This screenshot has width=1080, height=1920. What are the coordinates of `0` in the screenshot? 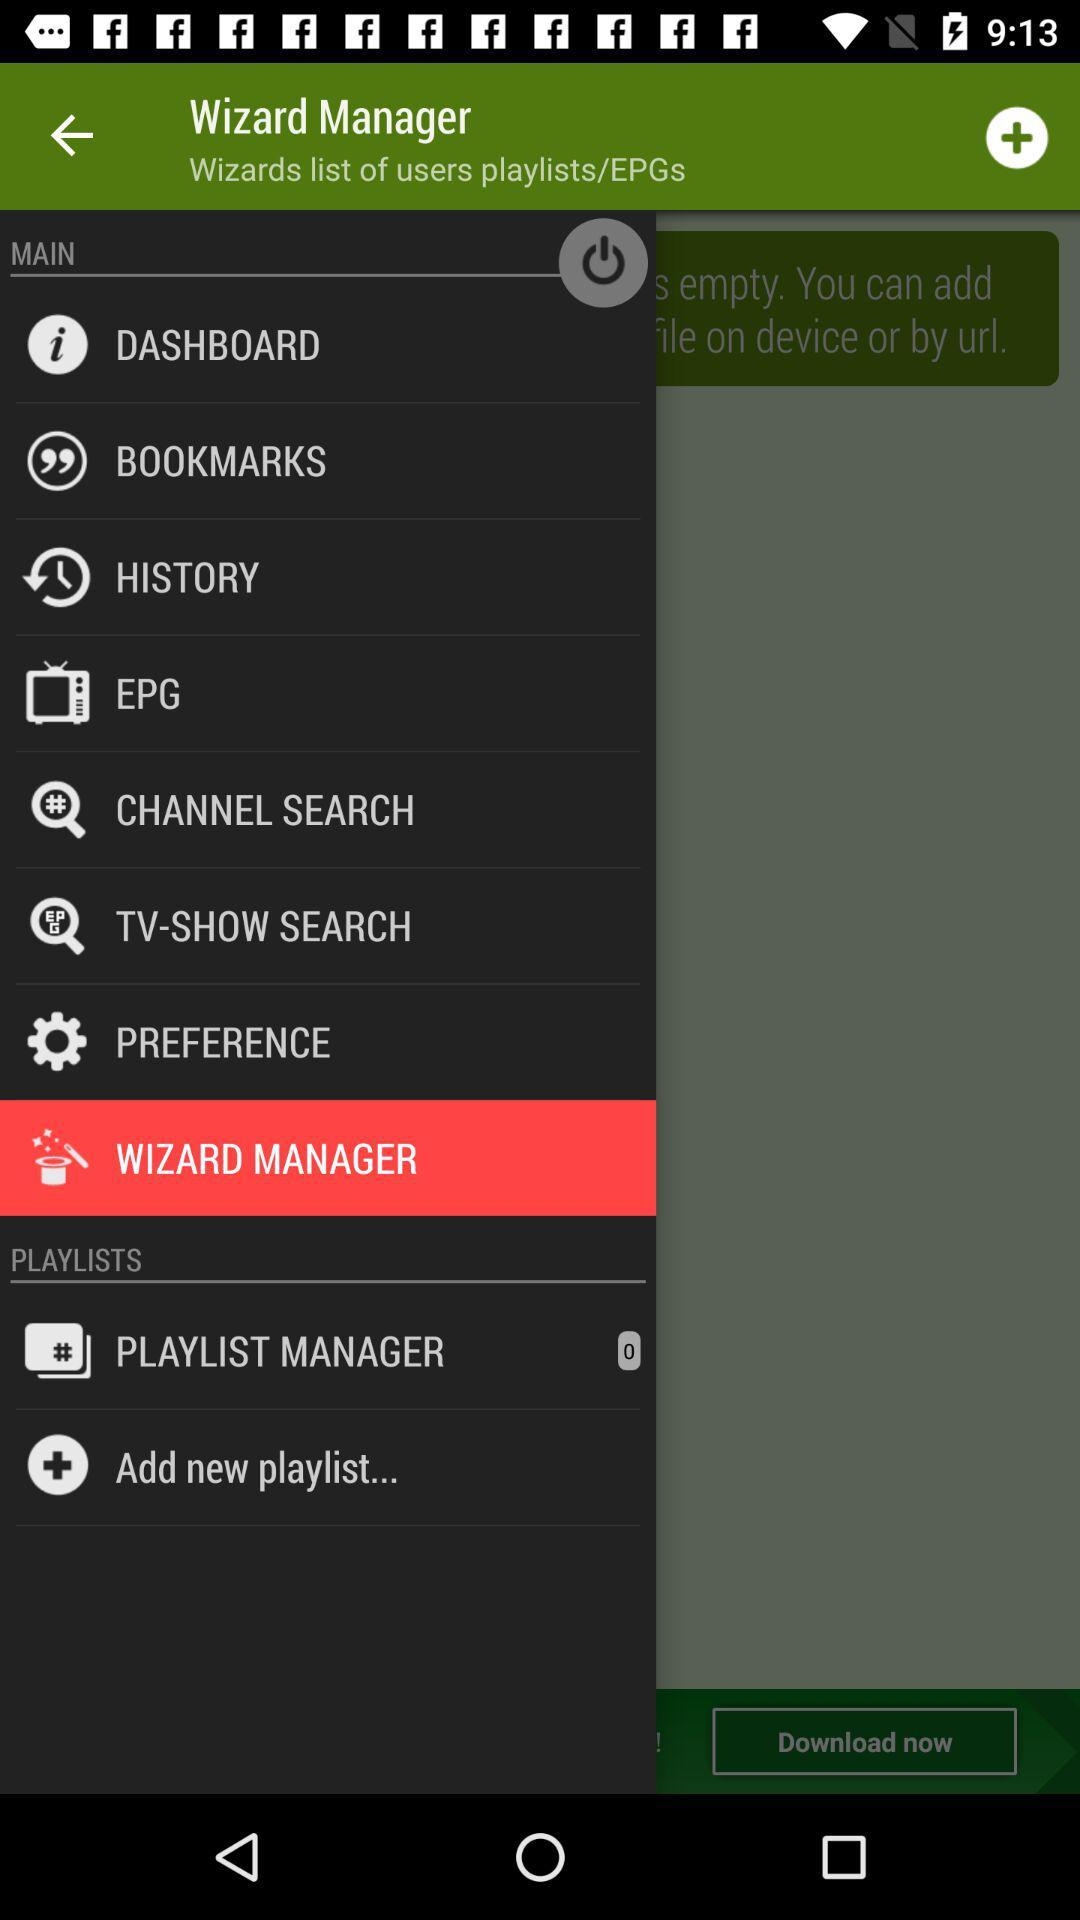 It's located at (628, 1350).